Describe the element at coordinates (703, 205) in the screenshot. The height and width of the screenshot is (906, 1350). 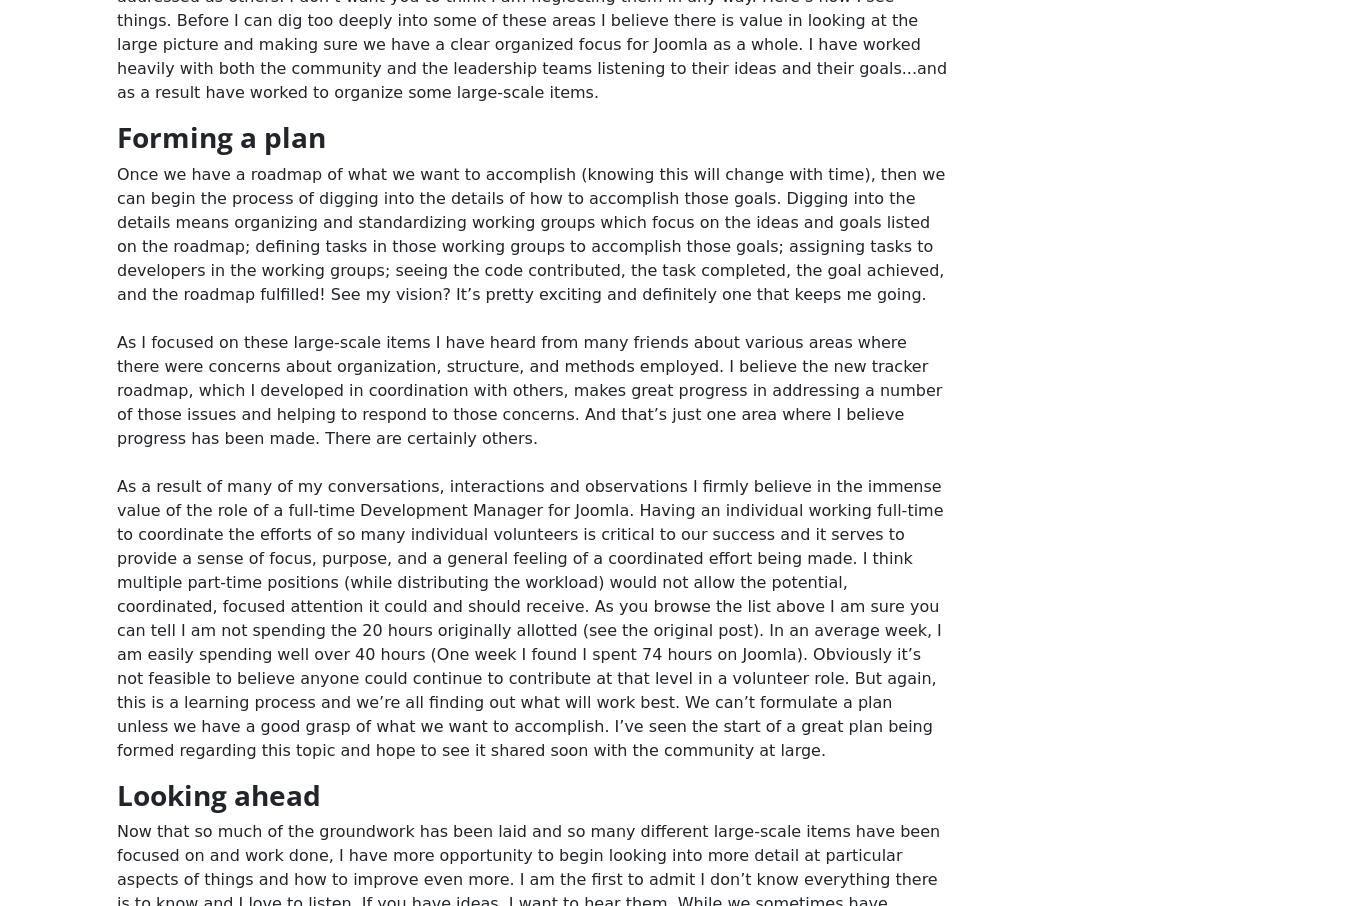
I see `'Hosting by Rochen'` at that location.